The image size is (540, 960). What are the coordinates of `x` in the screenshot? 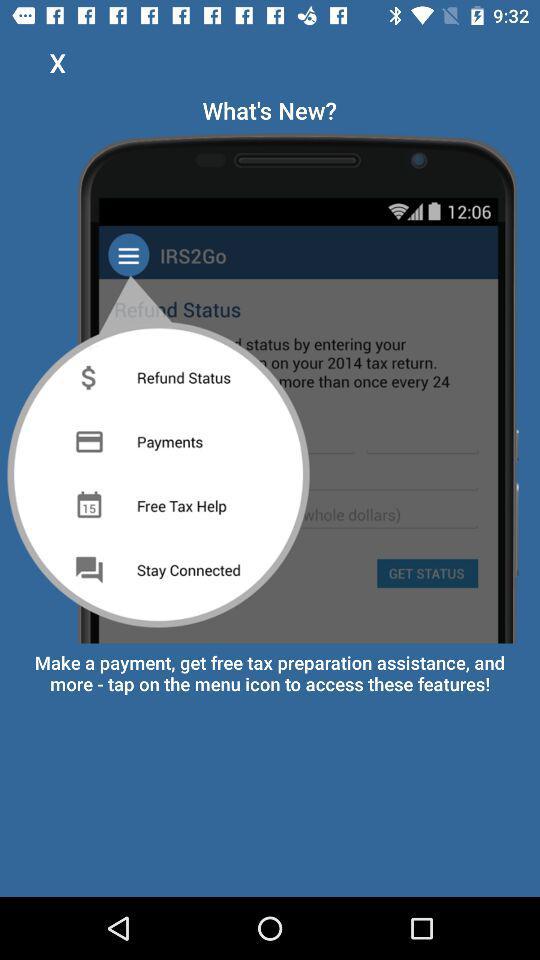 It's located at (57, 62).